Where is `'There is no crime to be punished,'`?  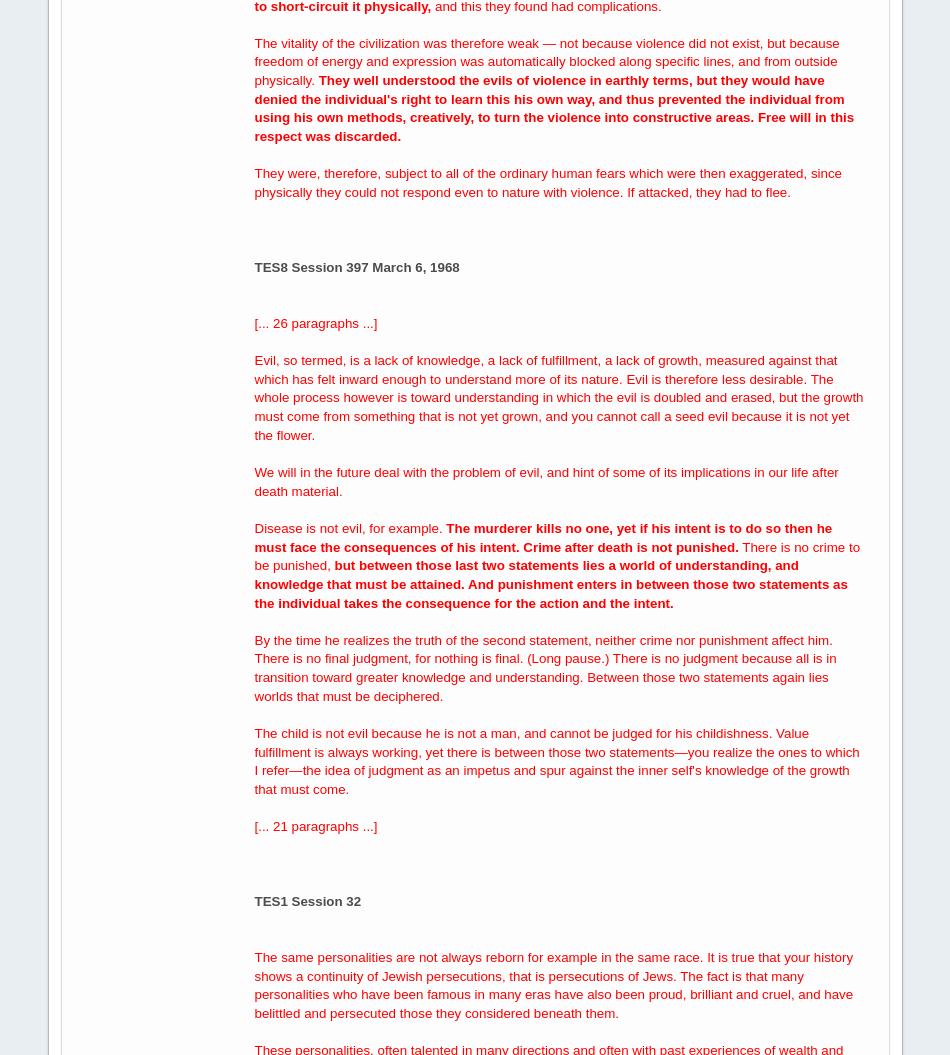 'There is no crime to be punished,' is located at coordinates (556, 554).